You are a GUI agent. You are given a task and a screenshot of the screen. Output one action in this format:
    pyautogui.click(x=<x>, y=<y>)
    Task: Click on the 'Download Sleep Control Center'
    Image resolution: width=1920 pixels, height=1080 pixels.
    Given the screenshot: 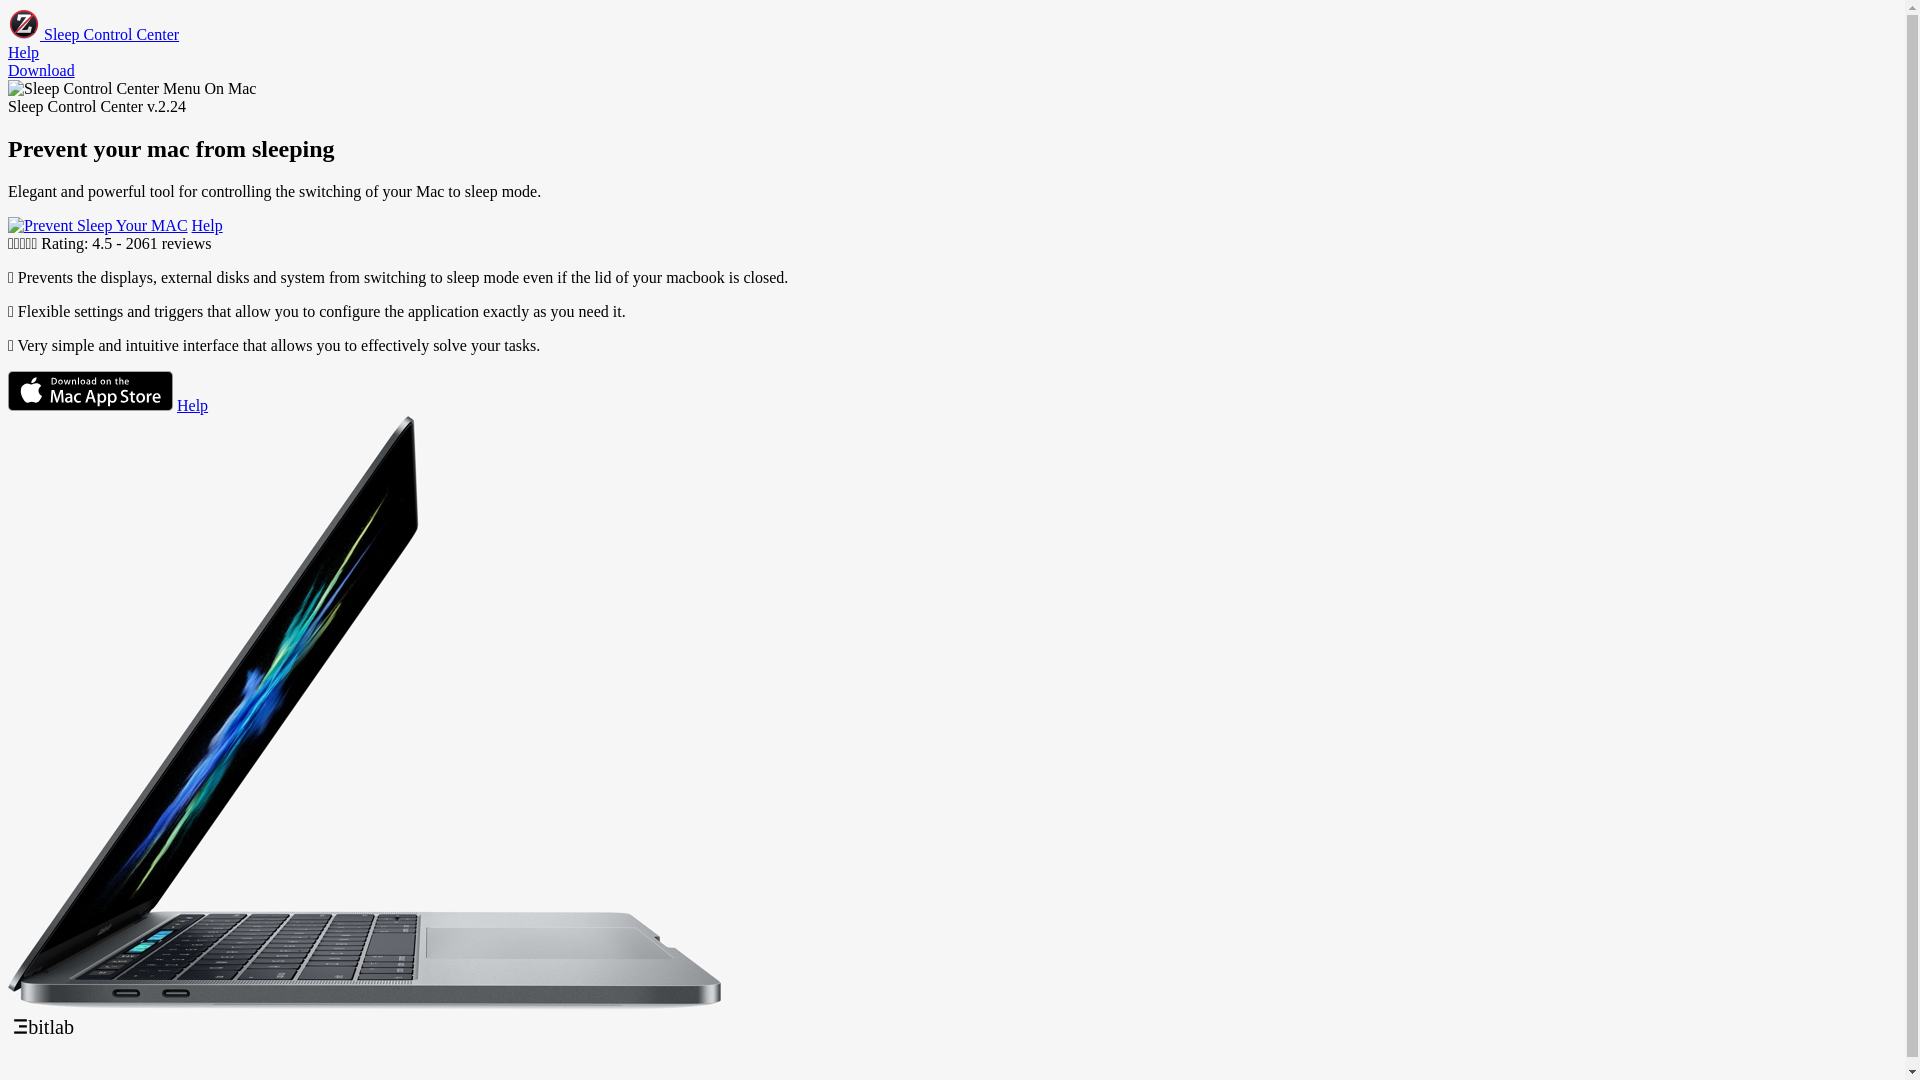 What is the action you would take?
    pyautogui.click(x=89, y=405)
    